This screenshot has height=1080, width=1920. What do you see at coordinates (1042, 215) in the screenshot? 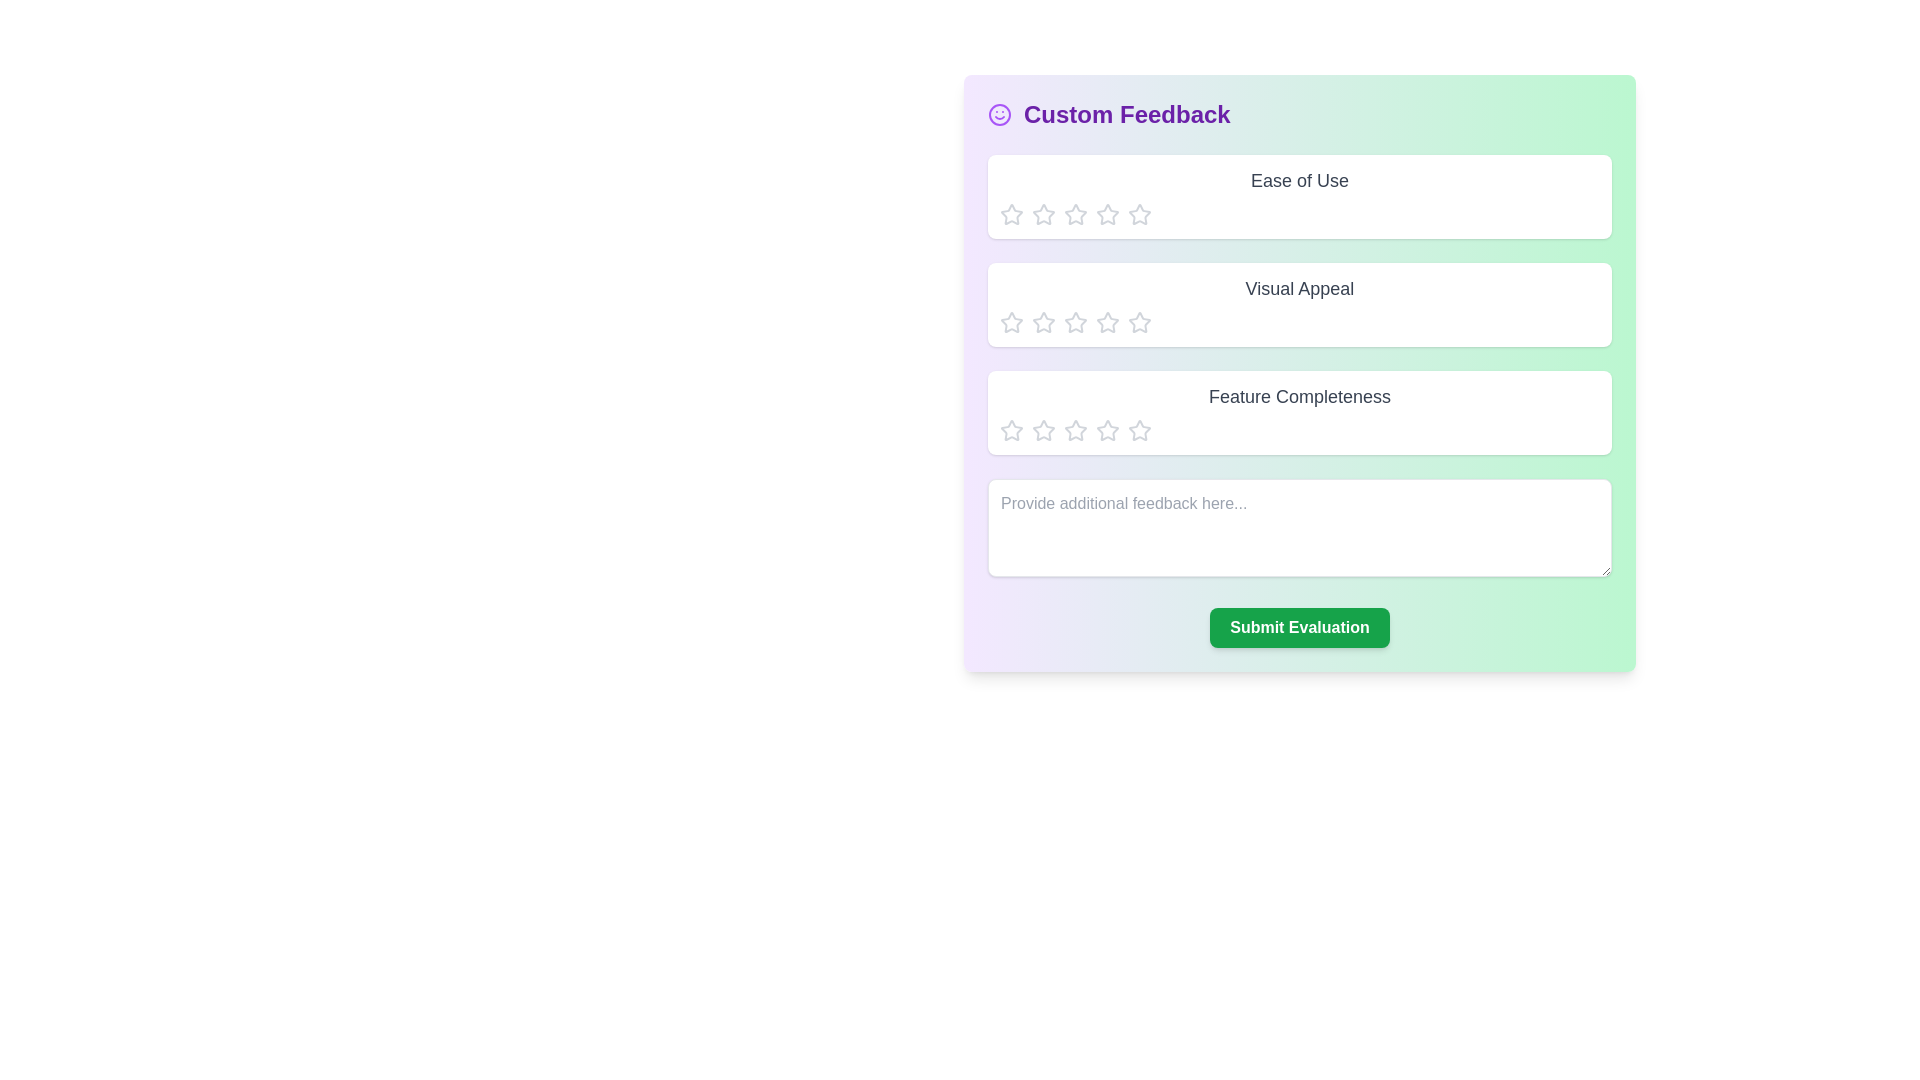
I see `the element Ease of Use Star 2 to observe its hover effect` at bounding box center [1042, 215].